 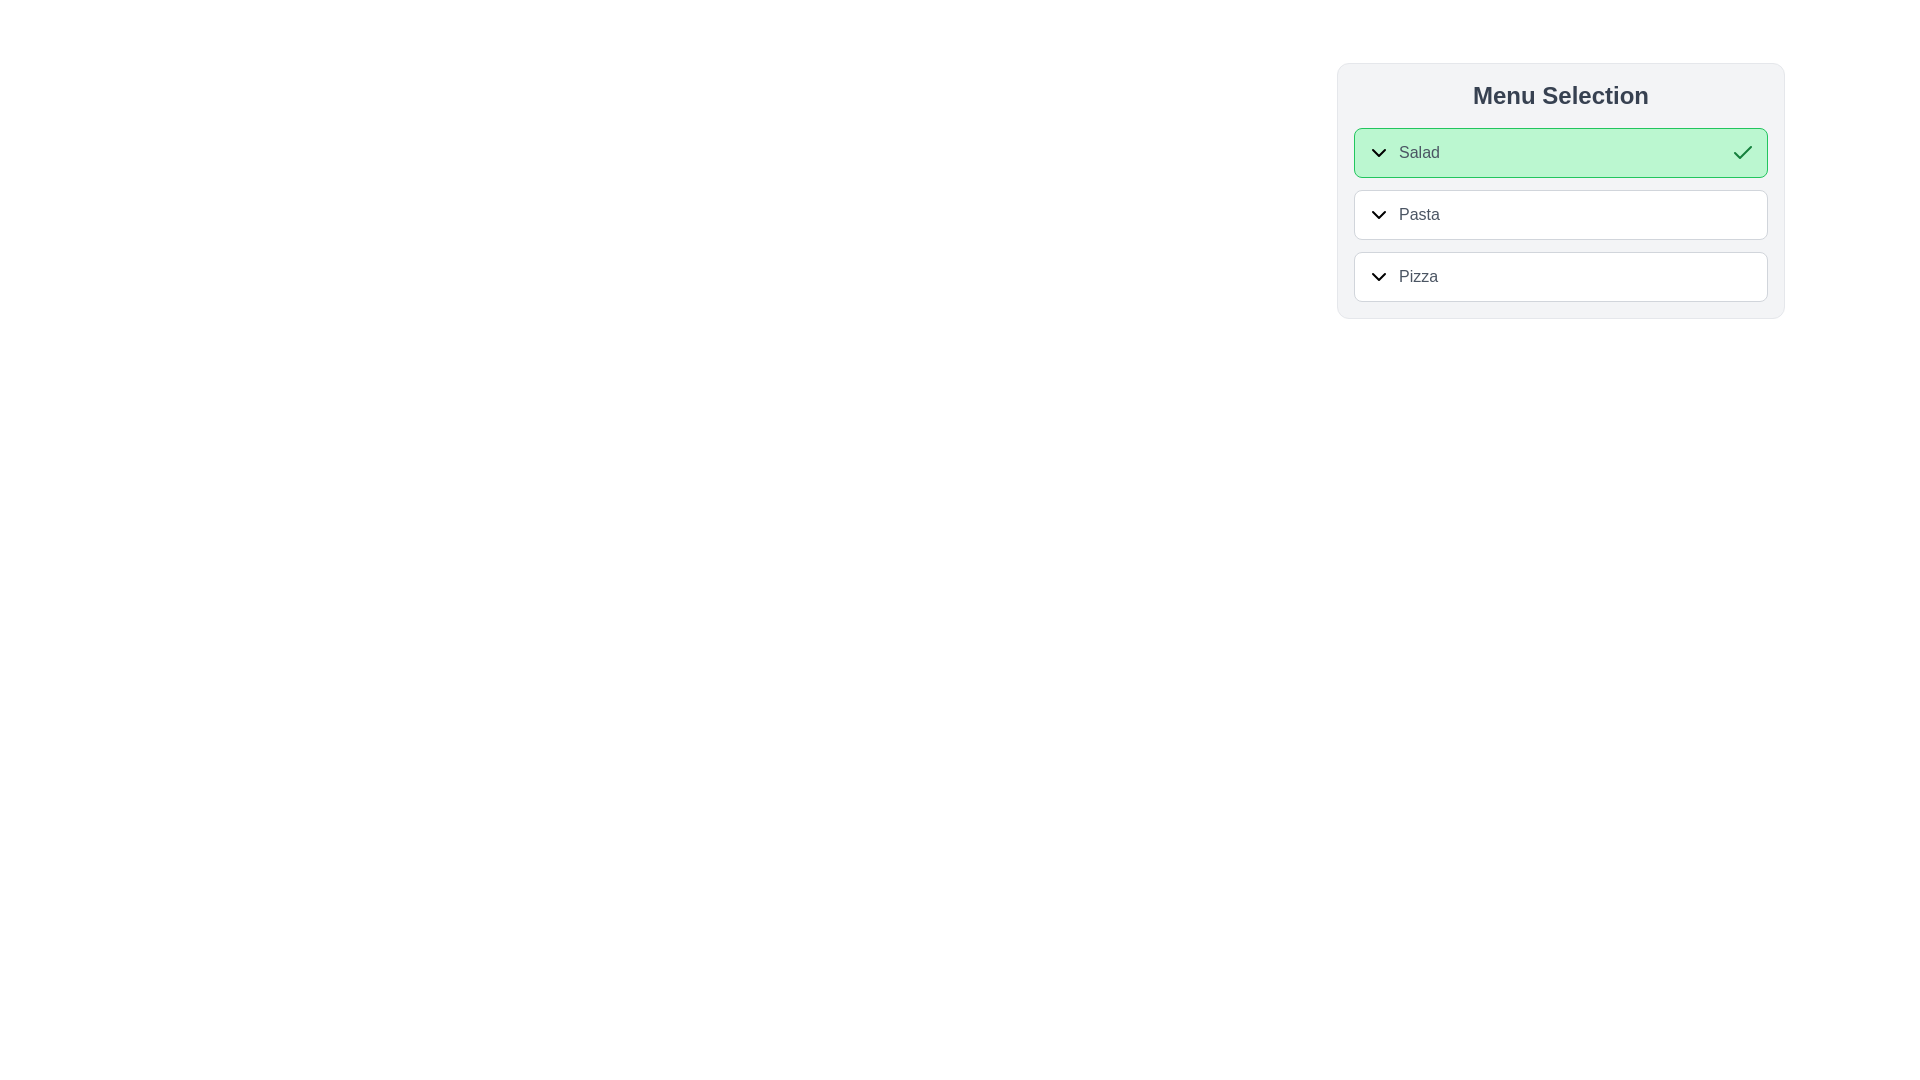 I want to click on the downward-pointing chevron icon next to the 'Salad' text, so click(x=1377, y=152).